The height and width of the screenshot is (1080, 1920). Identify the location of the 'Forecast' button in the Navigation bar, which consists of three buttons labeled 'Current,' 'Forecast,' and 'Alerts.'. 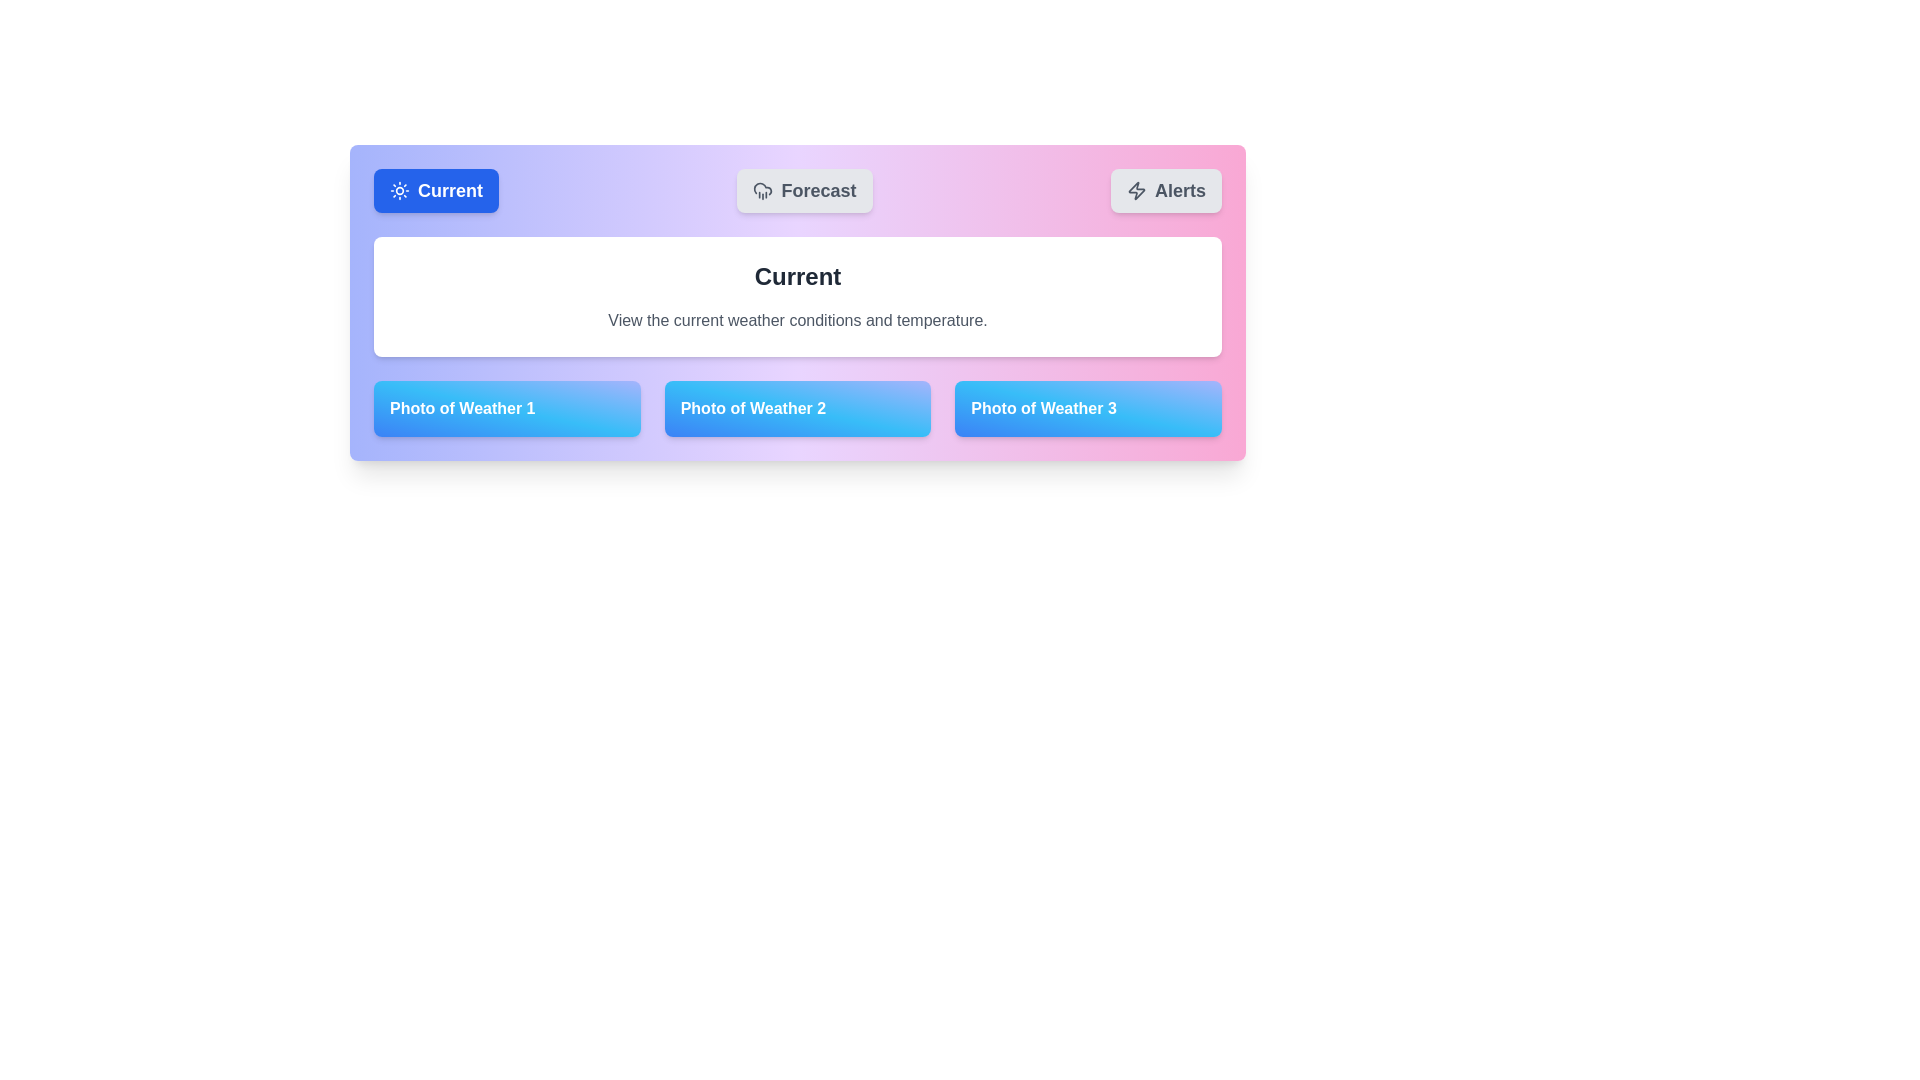
(796, 191).